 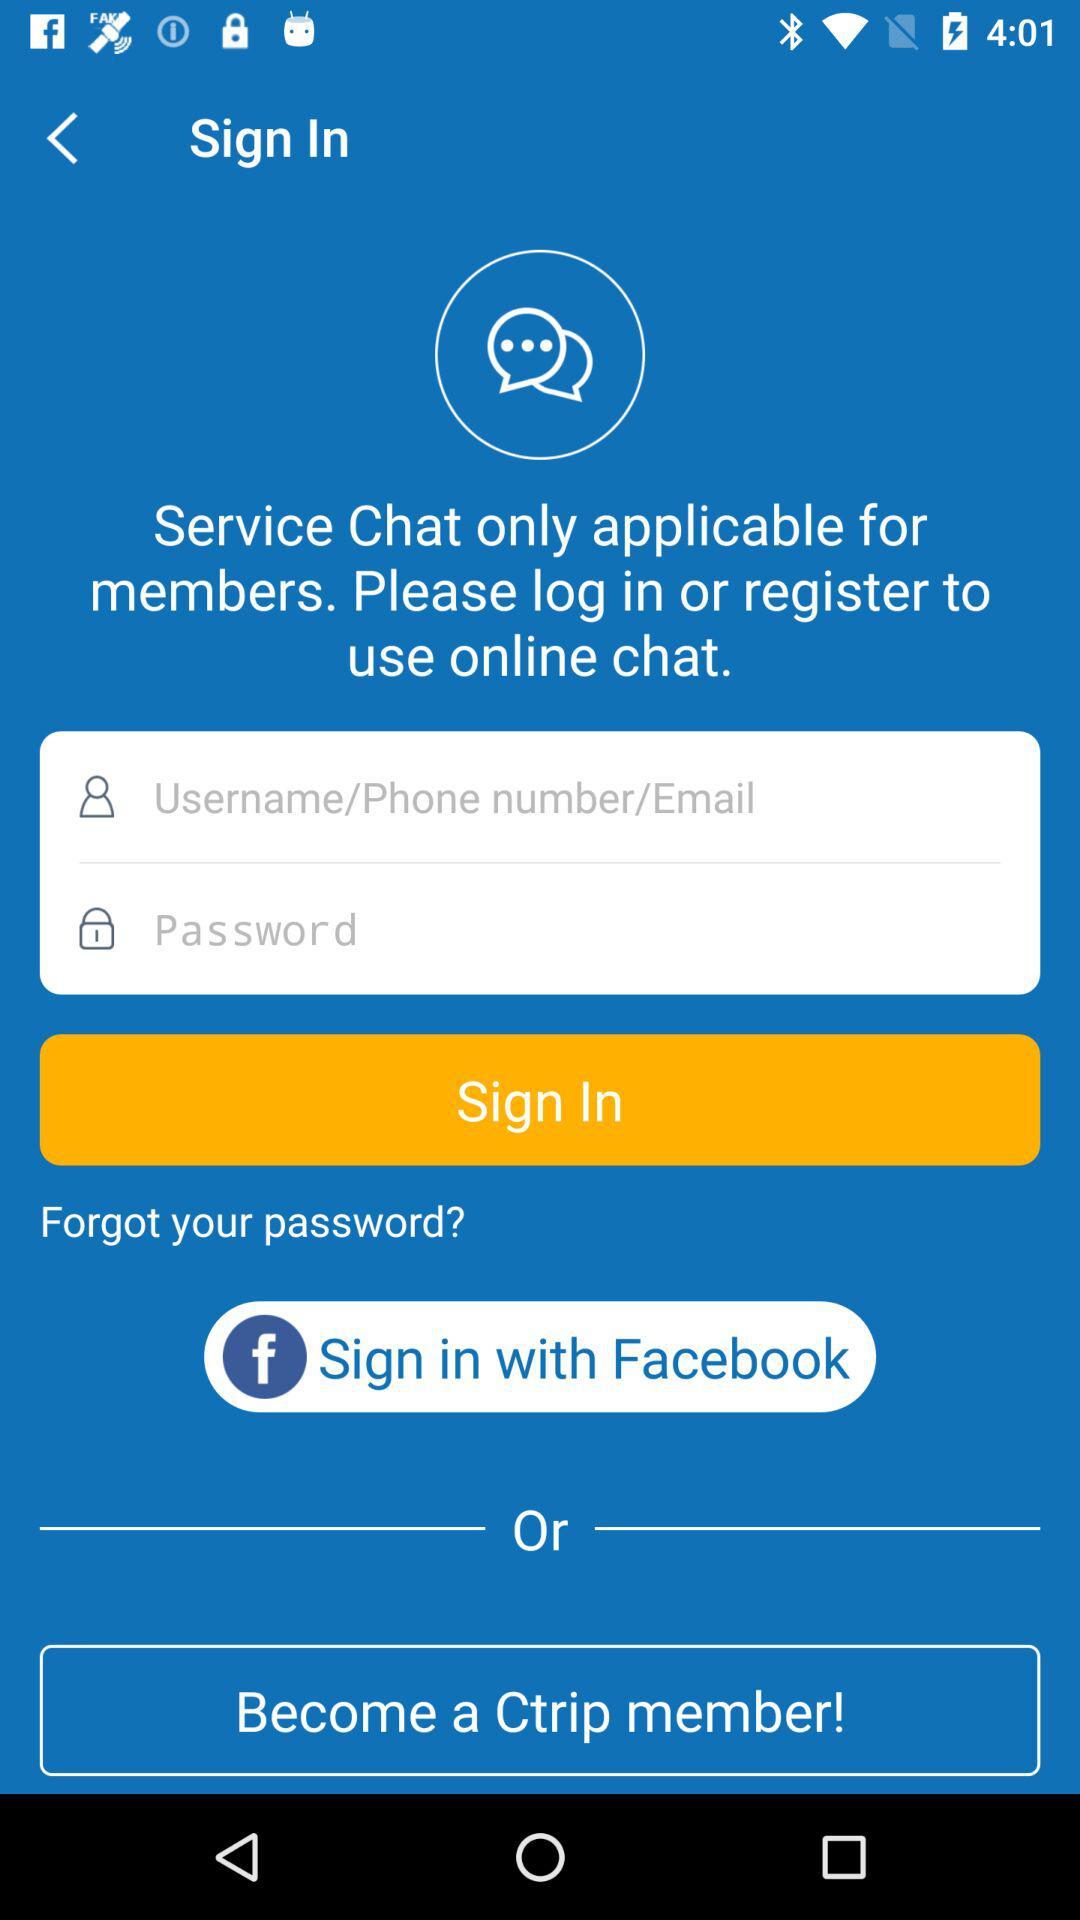 I want to click on item above the sign in with icon, so click(x=251, y=1219).